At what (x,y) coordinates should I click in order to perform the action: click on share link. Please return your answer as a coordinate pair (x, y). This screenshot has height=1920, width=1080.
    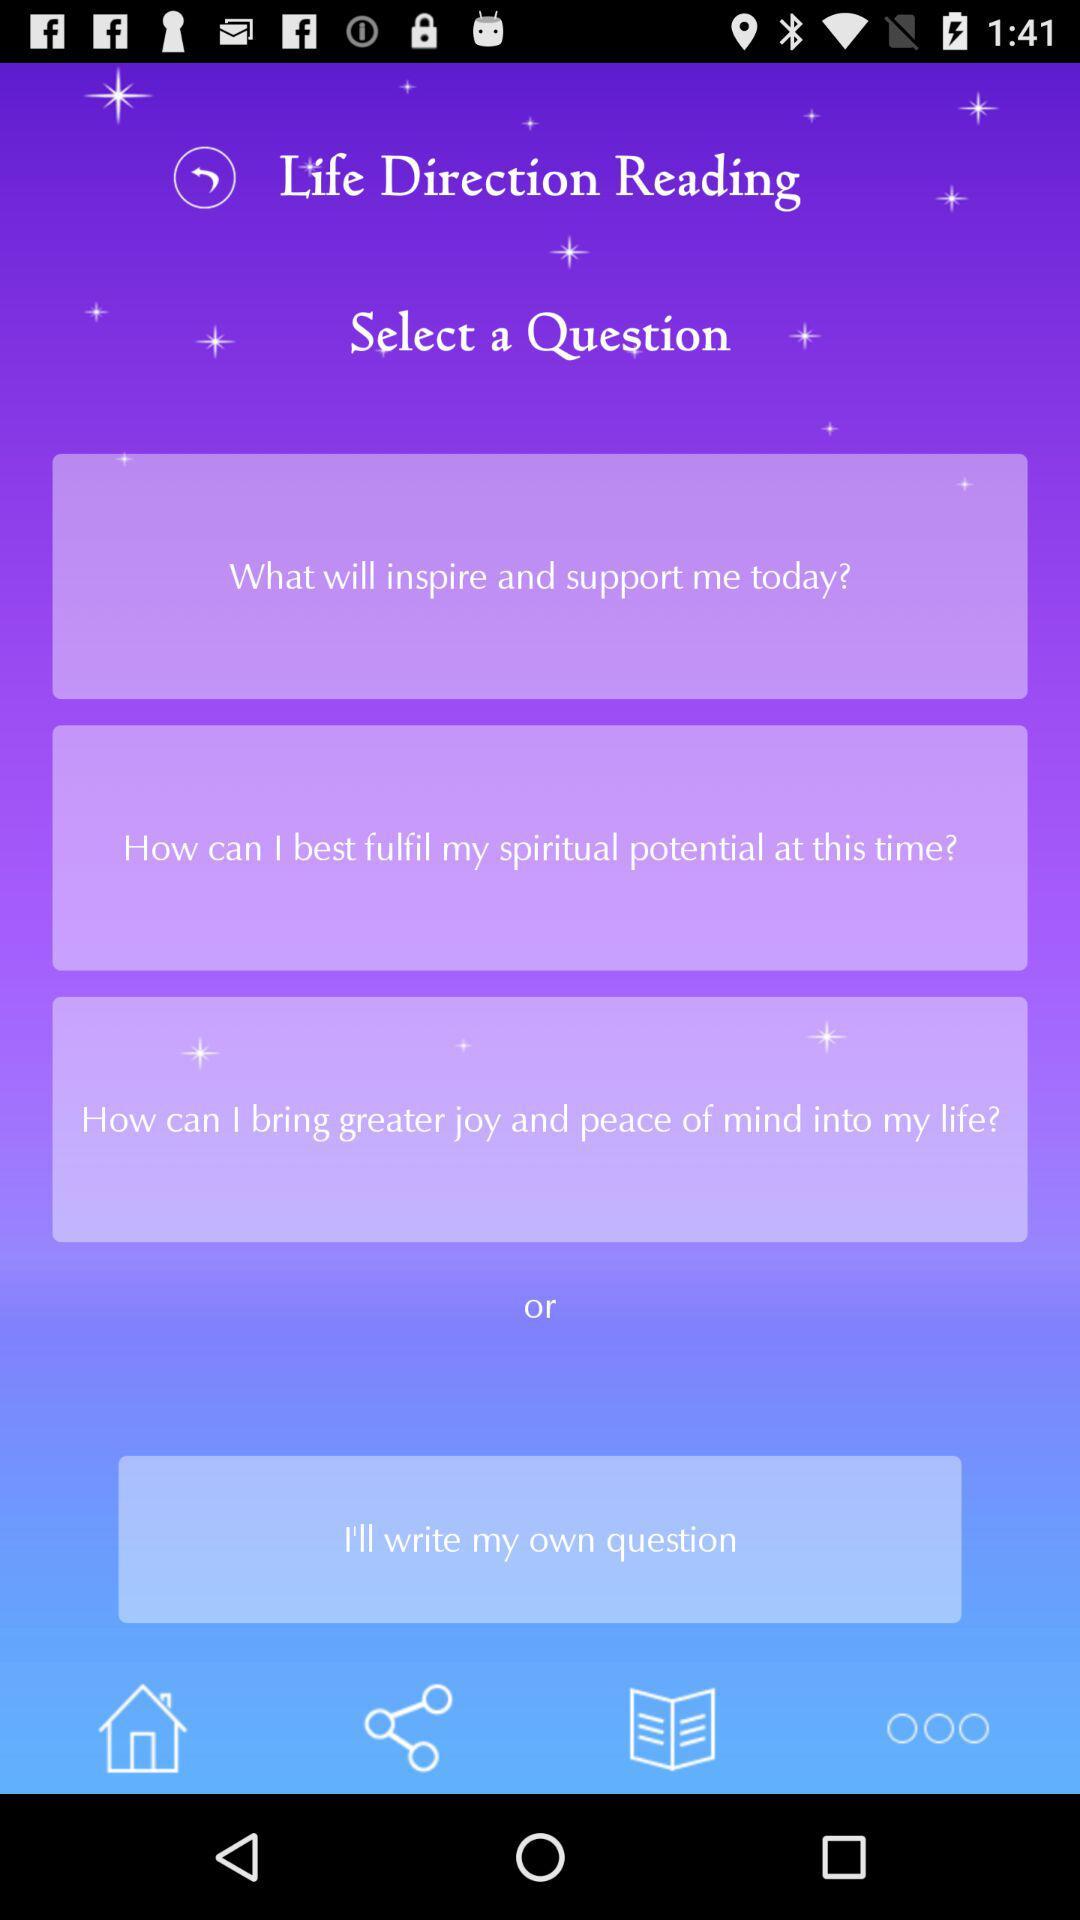
    Looking at the image, I should click on (406, 1727).